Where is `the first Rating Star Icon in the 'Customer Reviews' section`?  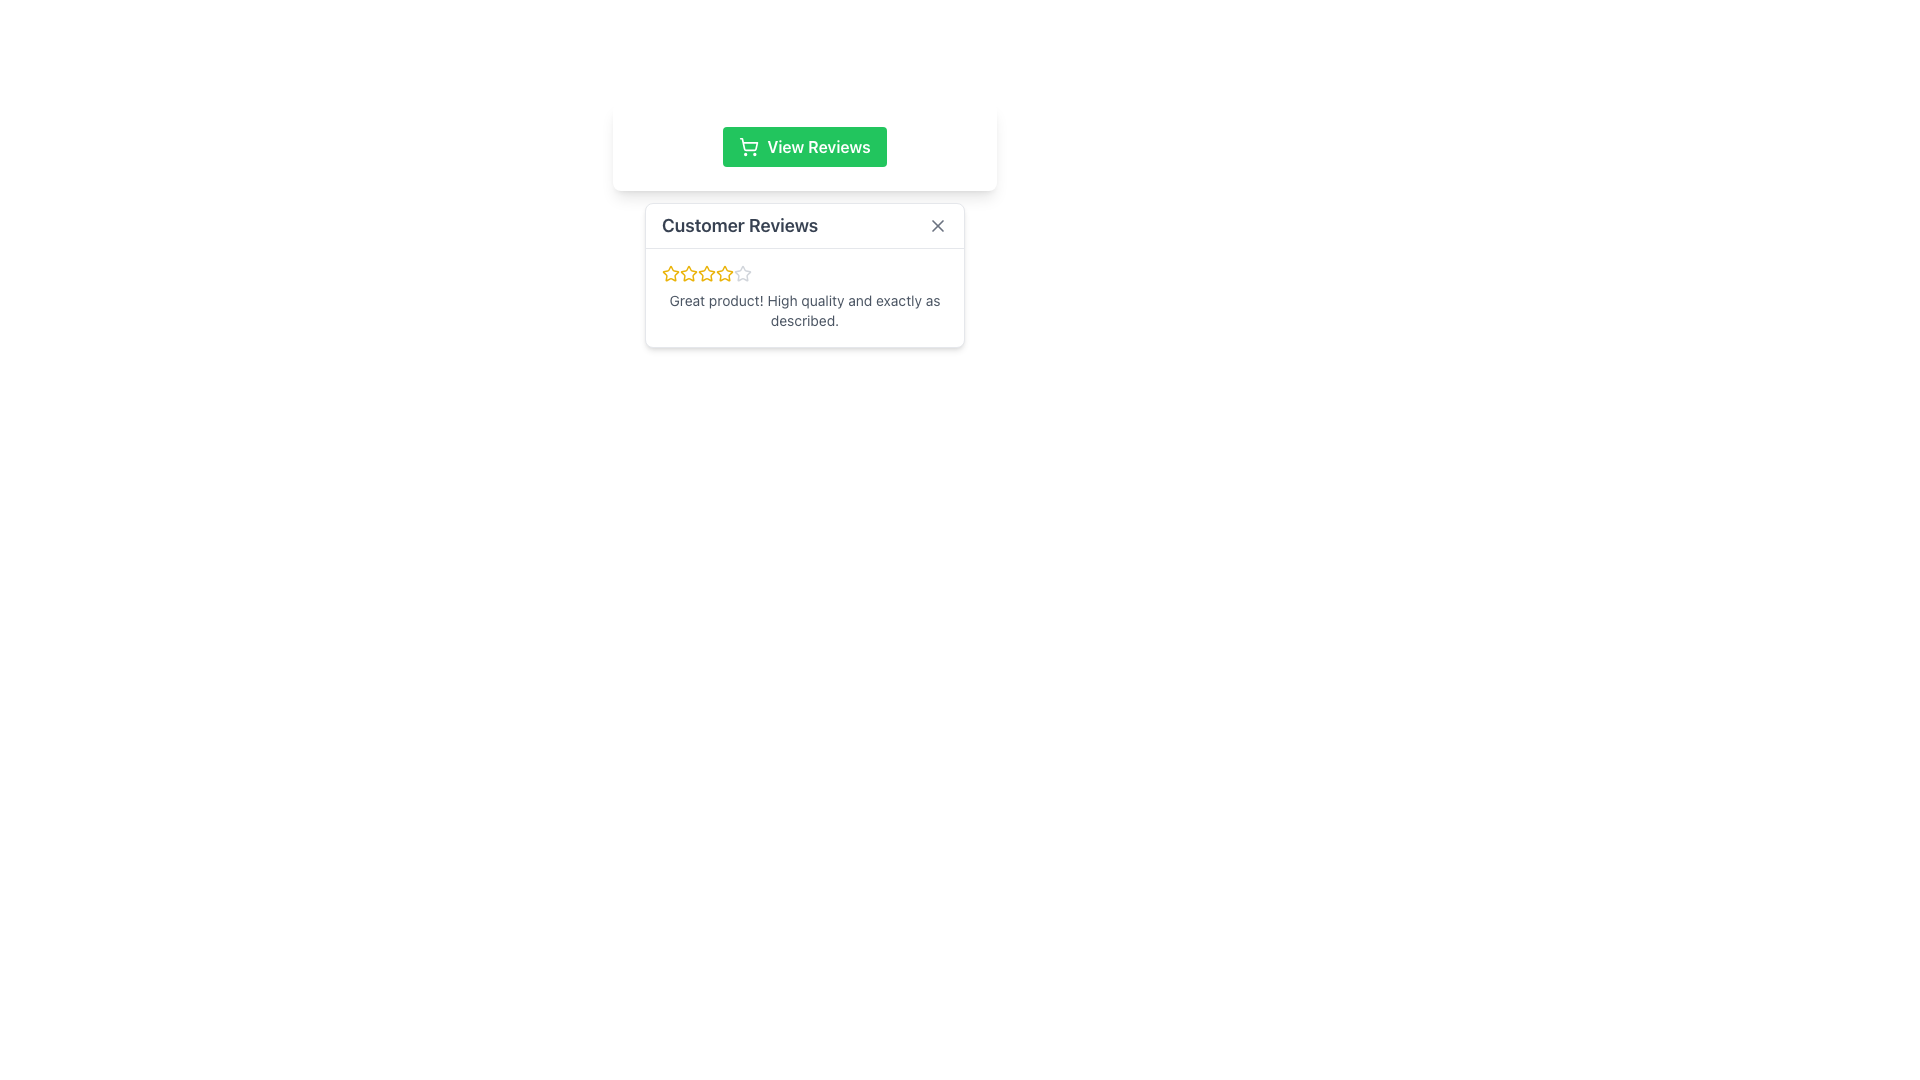 the first Rating Star Icon in the 'Customer Reviews' section is located at coordinates (671, 273).